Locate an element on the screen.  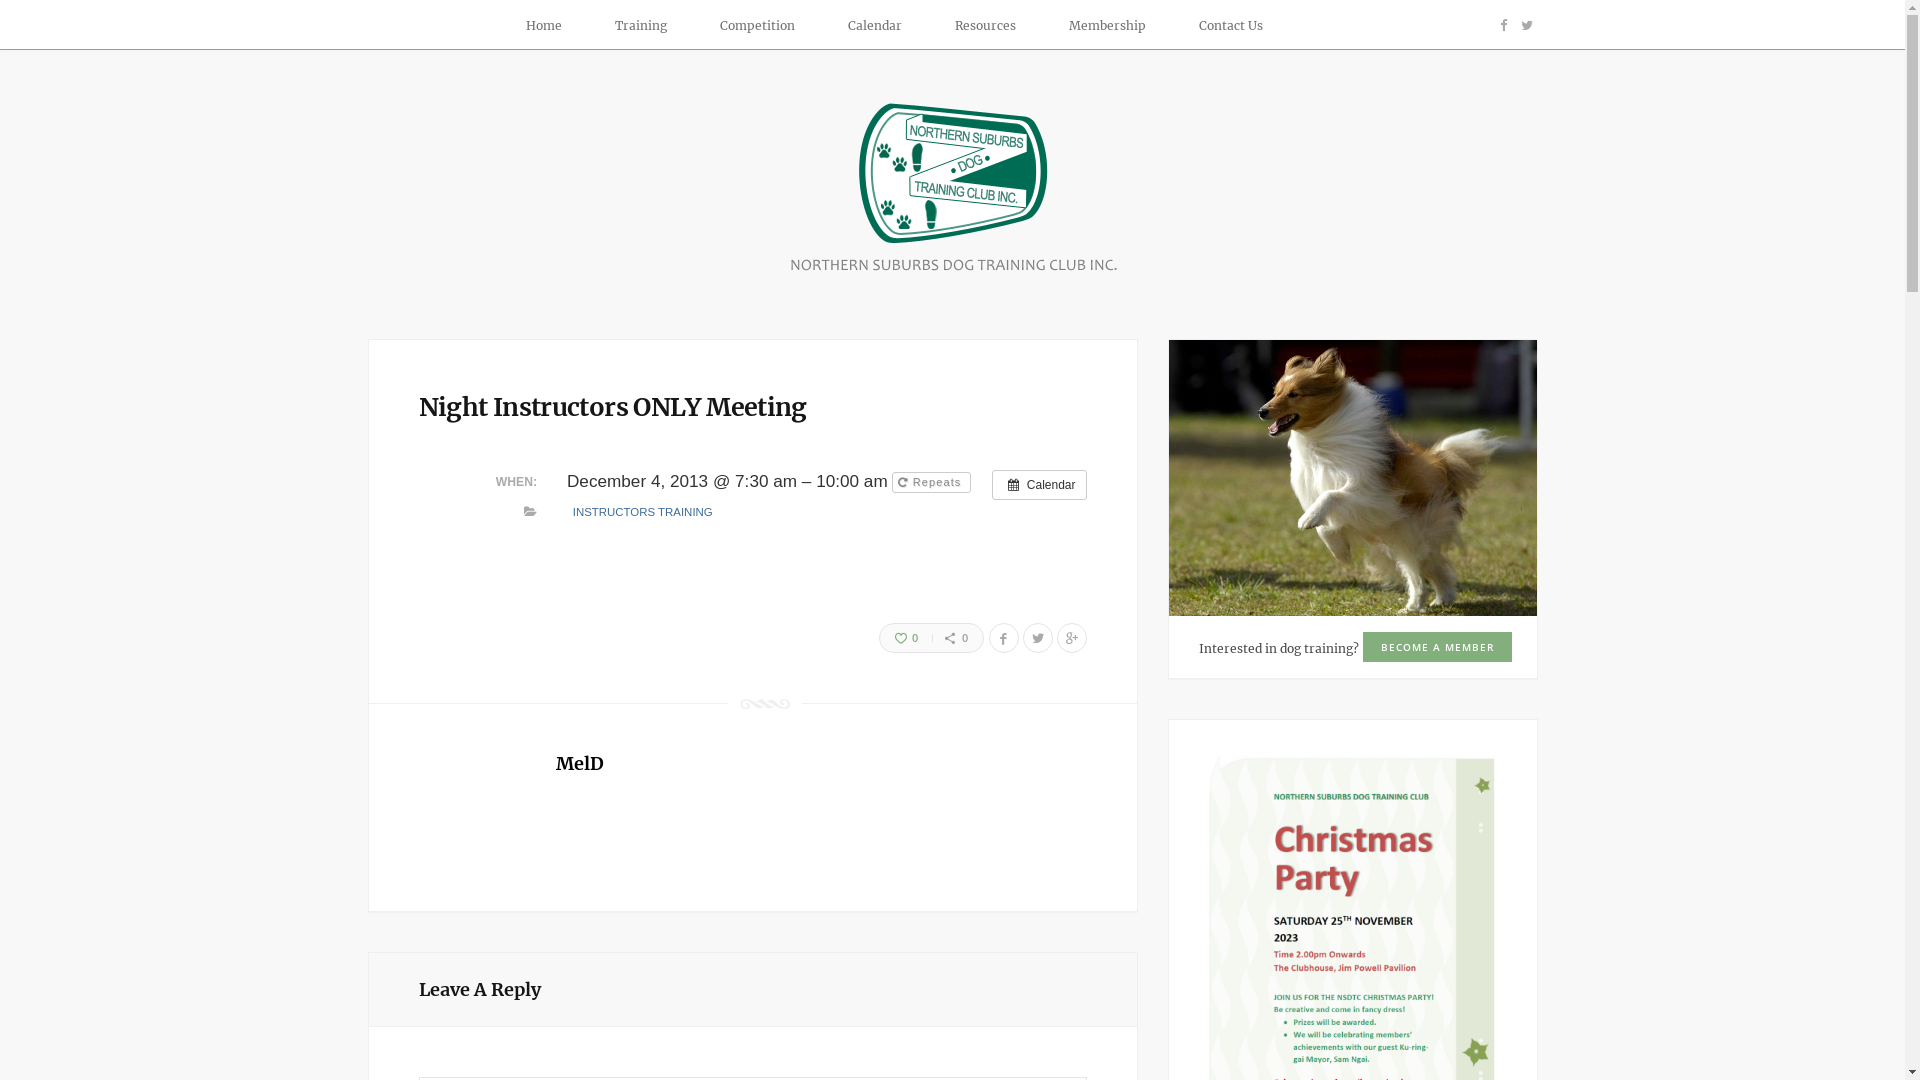
'INSTRUCTORS TRAINING' is located at coordinates (642, 510).